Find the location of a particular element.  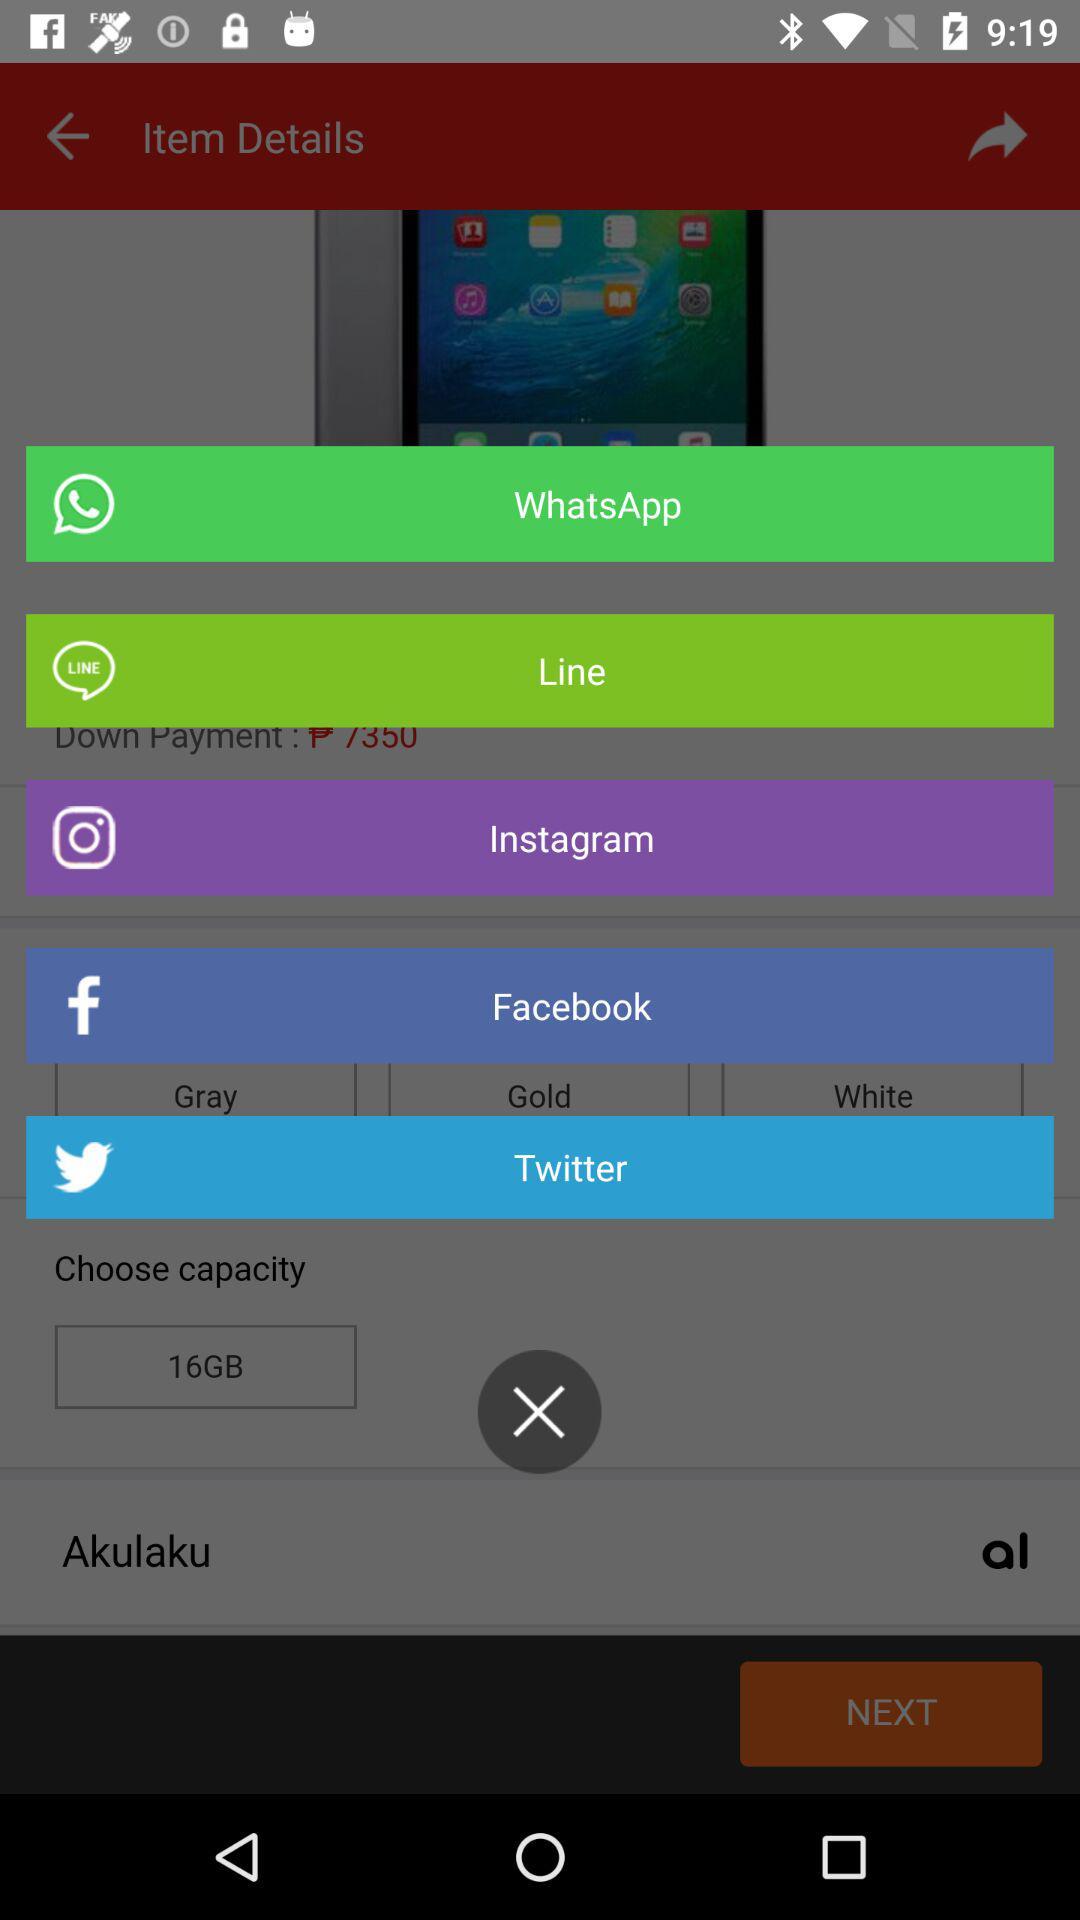

the whatsapp icon is located at coordinates (540, 504).